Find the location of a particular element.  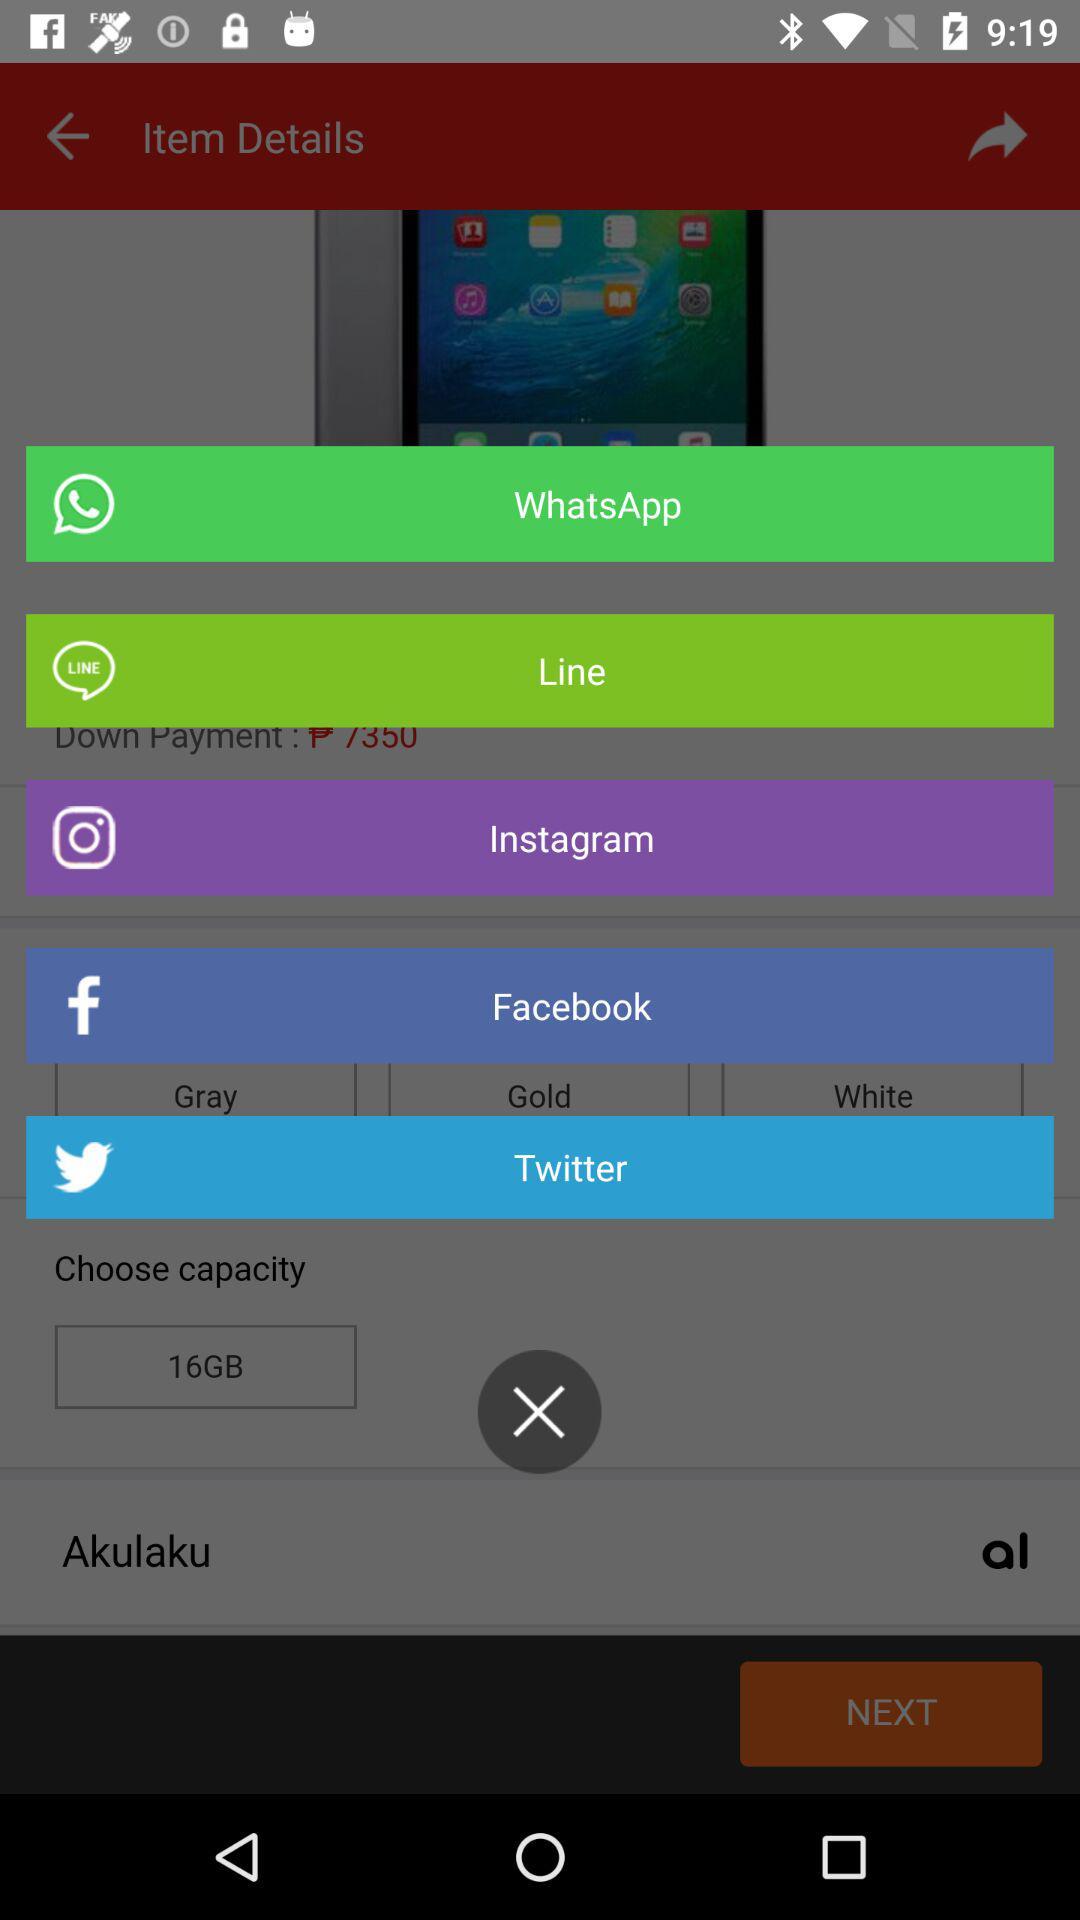

the whatsapp icon is located at coordinates (540, 504).